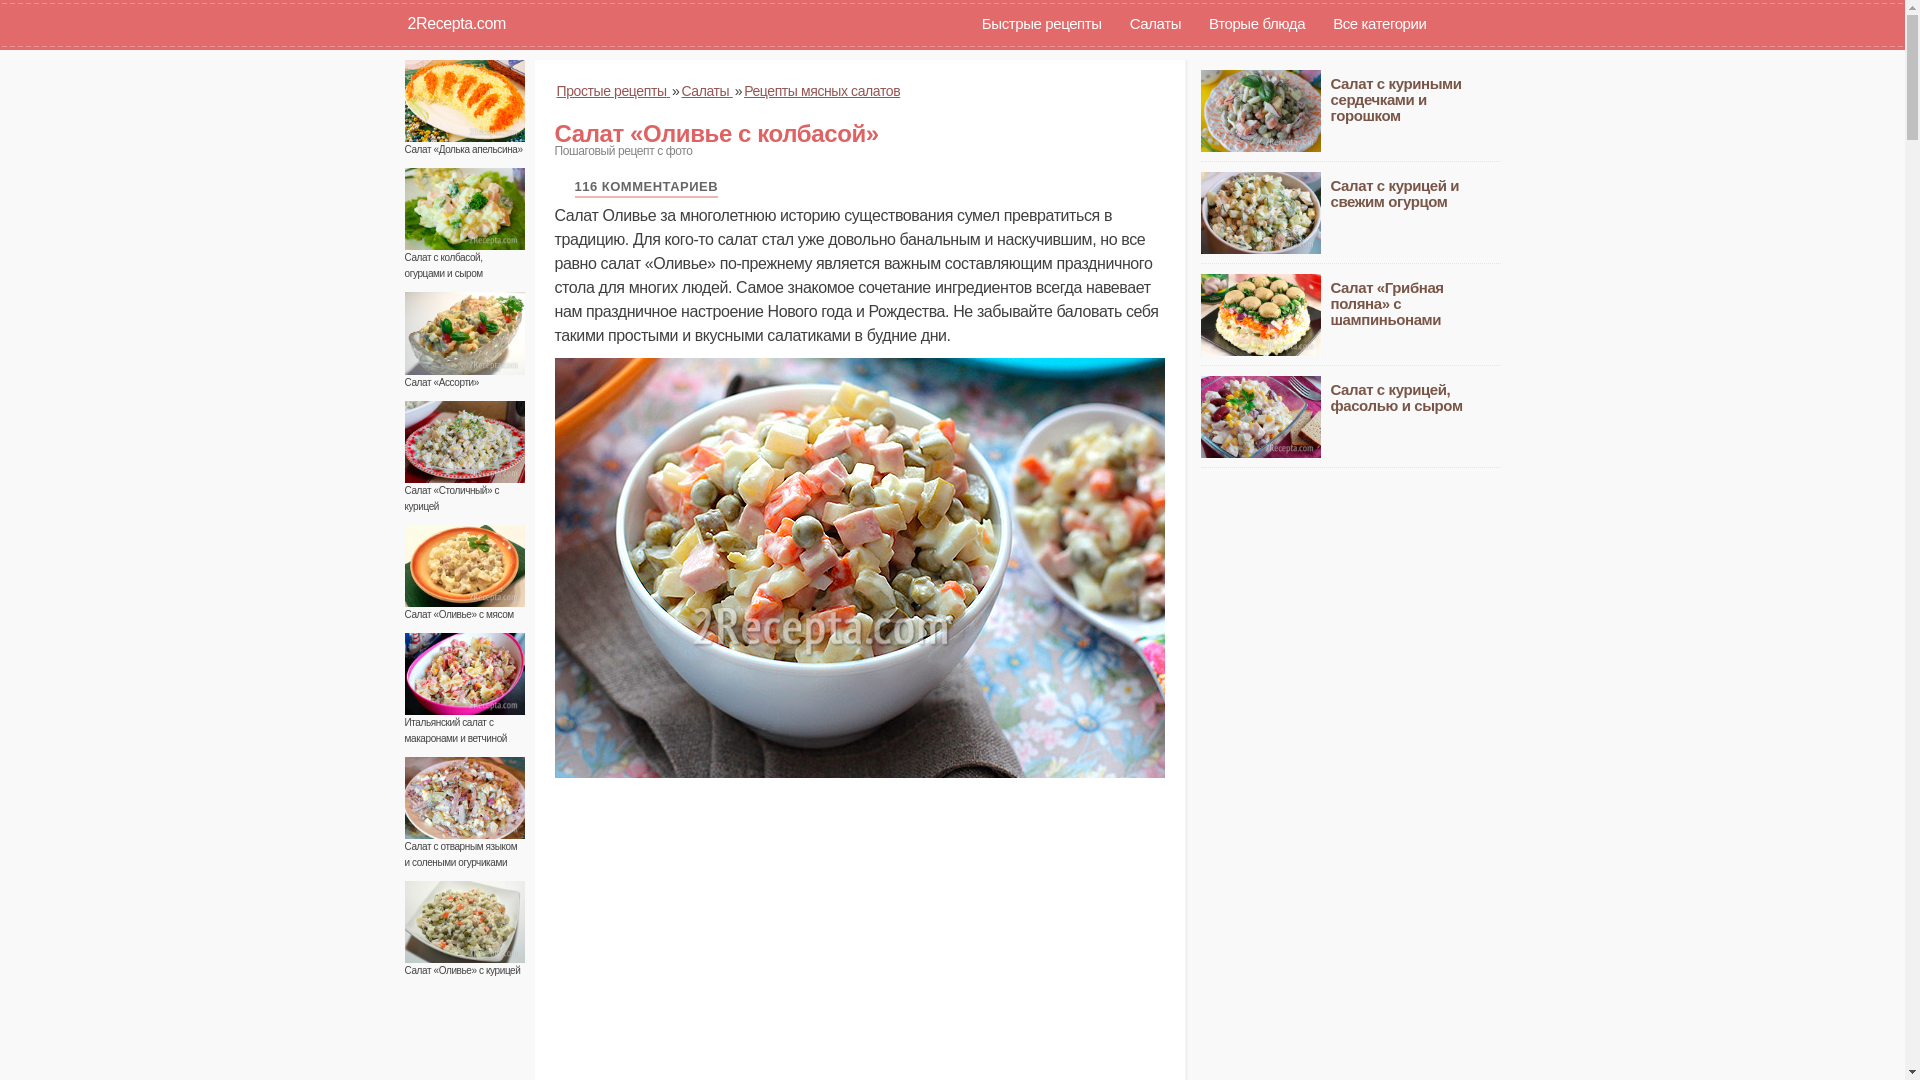 This screenshot has width=1920, height=1080. What do you see at coordinates (393, 23) in the screenshot?
I see `'2Recepta.com'` at bounding box center [393, 23].